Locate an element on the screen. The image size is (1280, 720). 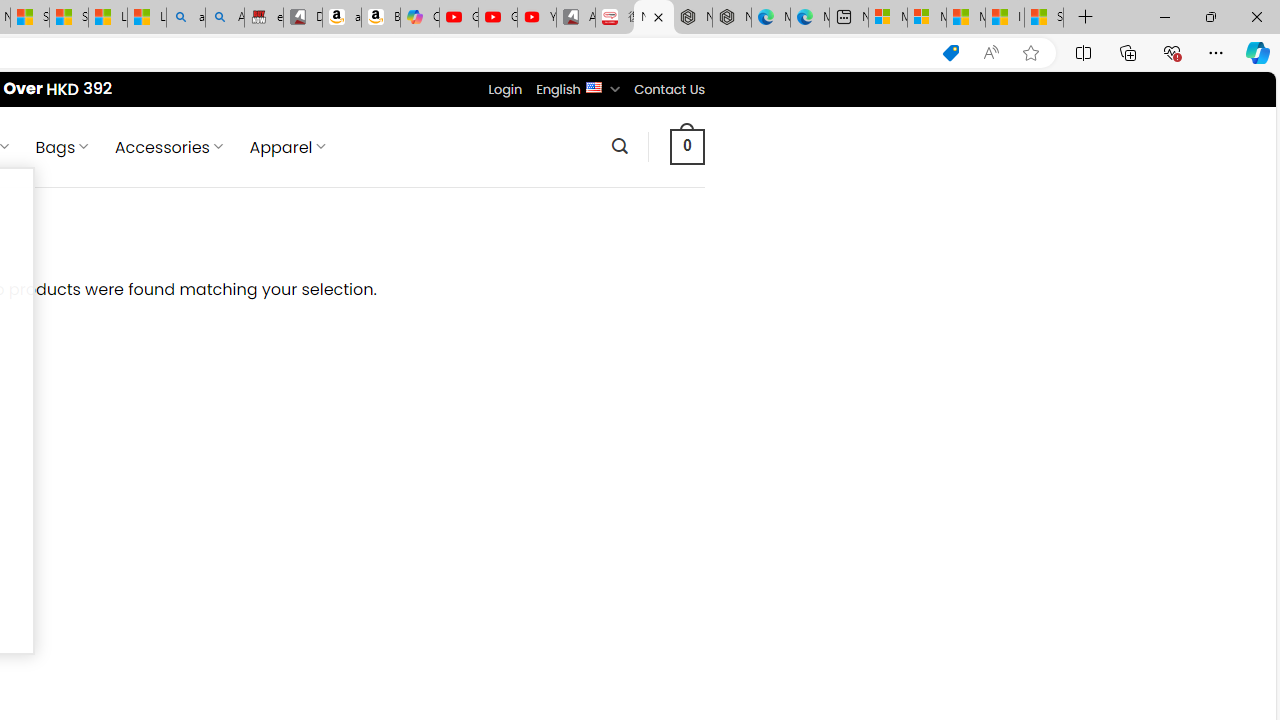
'Restore' is located at coordinates (1209, 16).